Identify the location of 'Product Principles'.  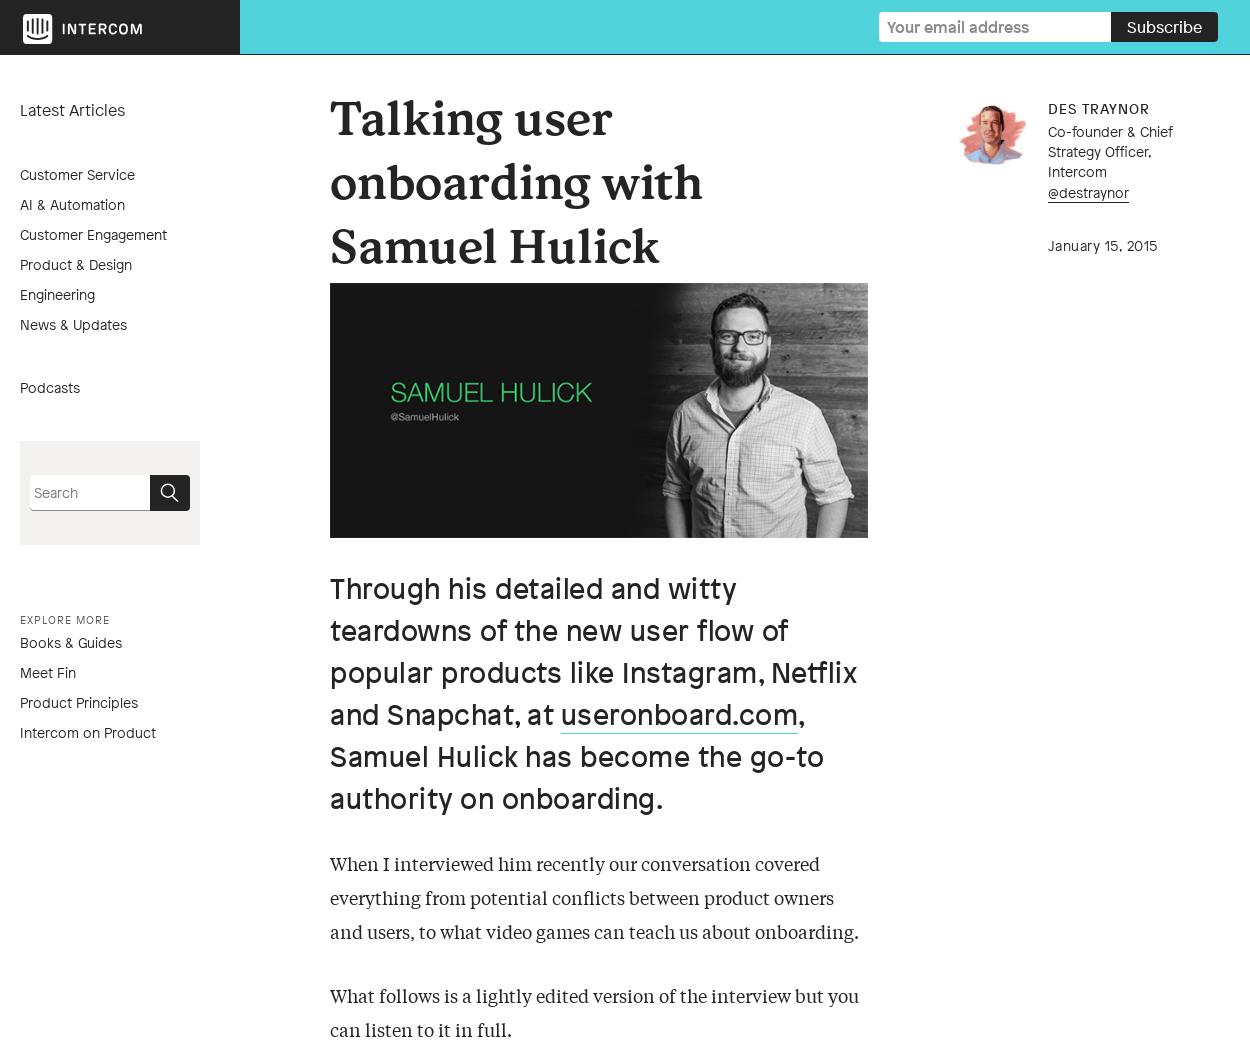
(78, 700).